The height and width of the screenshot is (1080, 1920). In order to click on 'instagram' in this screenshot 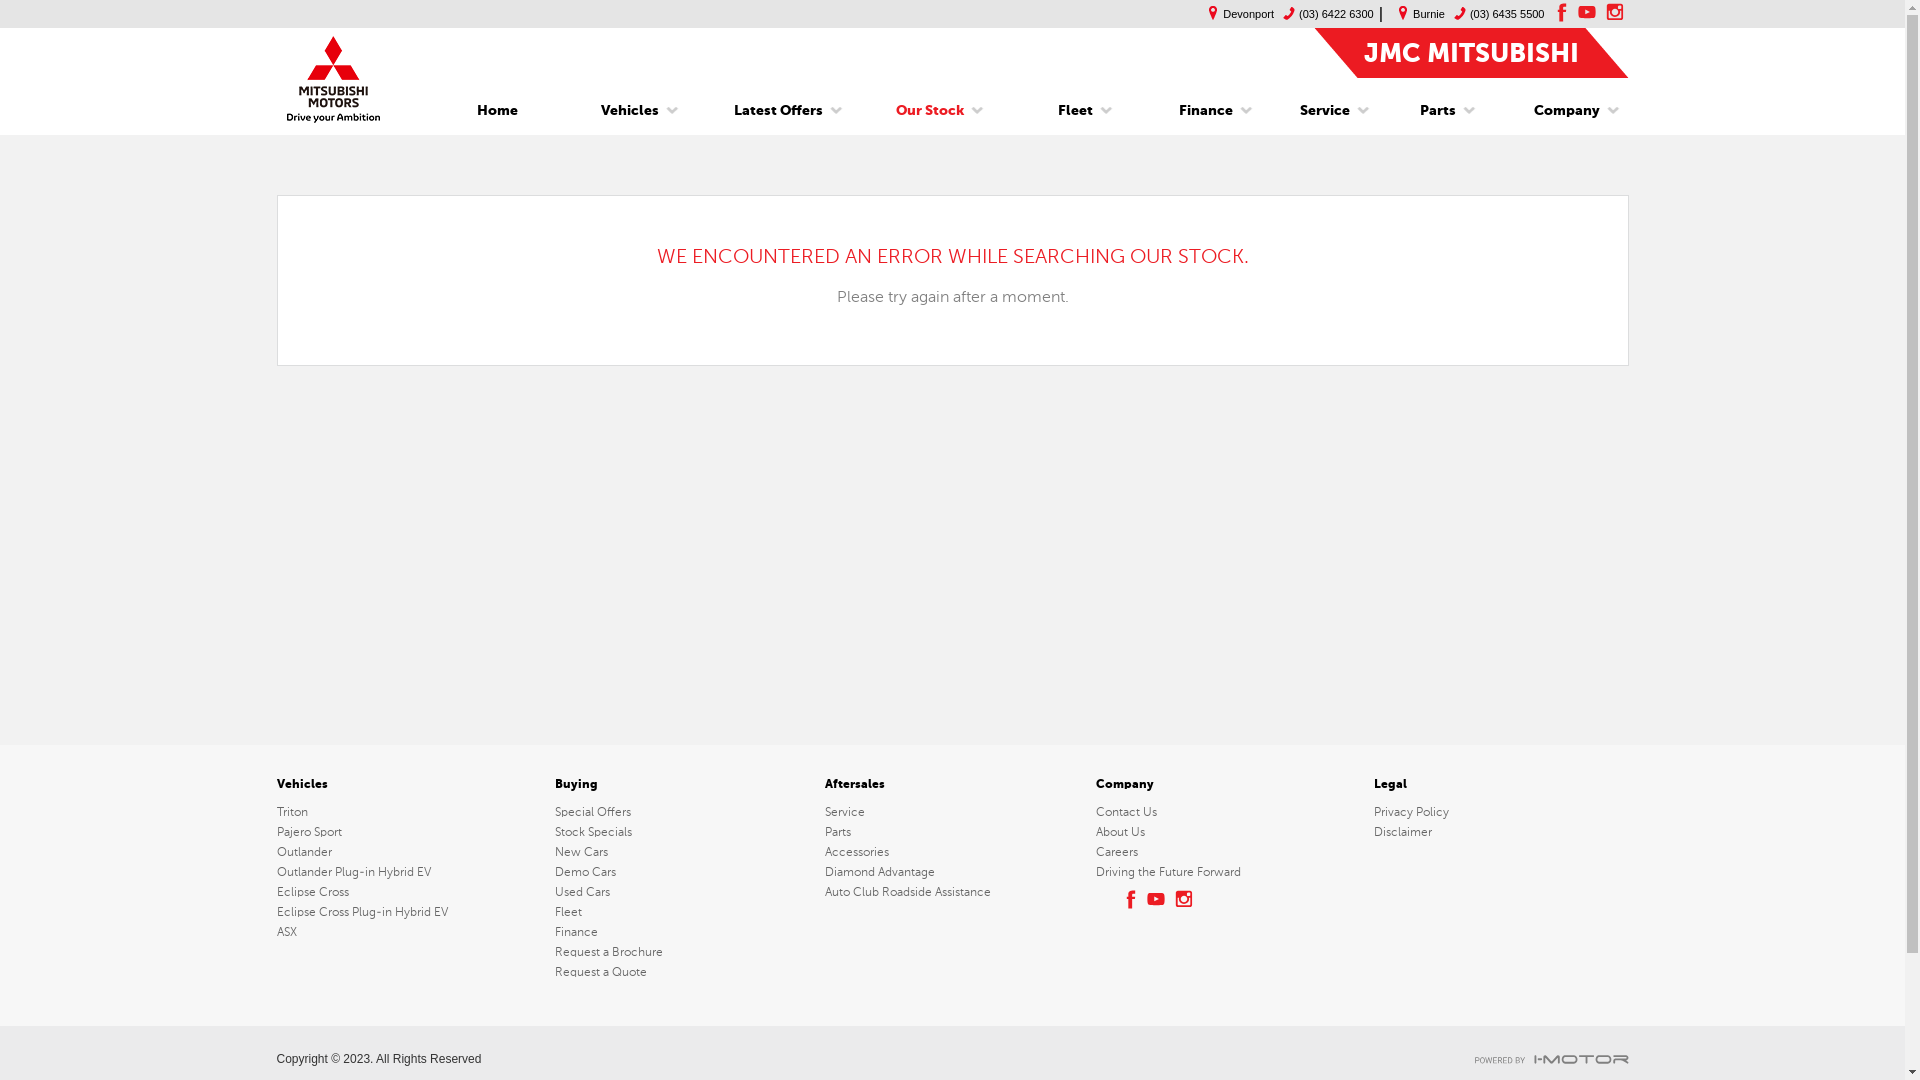, I will do `click(1185, 897)`.